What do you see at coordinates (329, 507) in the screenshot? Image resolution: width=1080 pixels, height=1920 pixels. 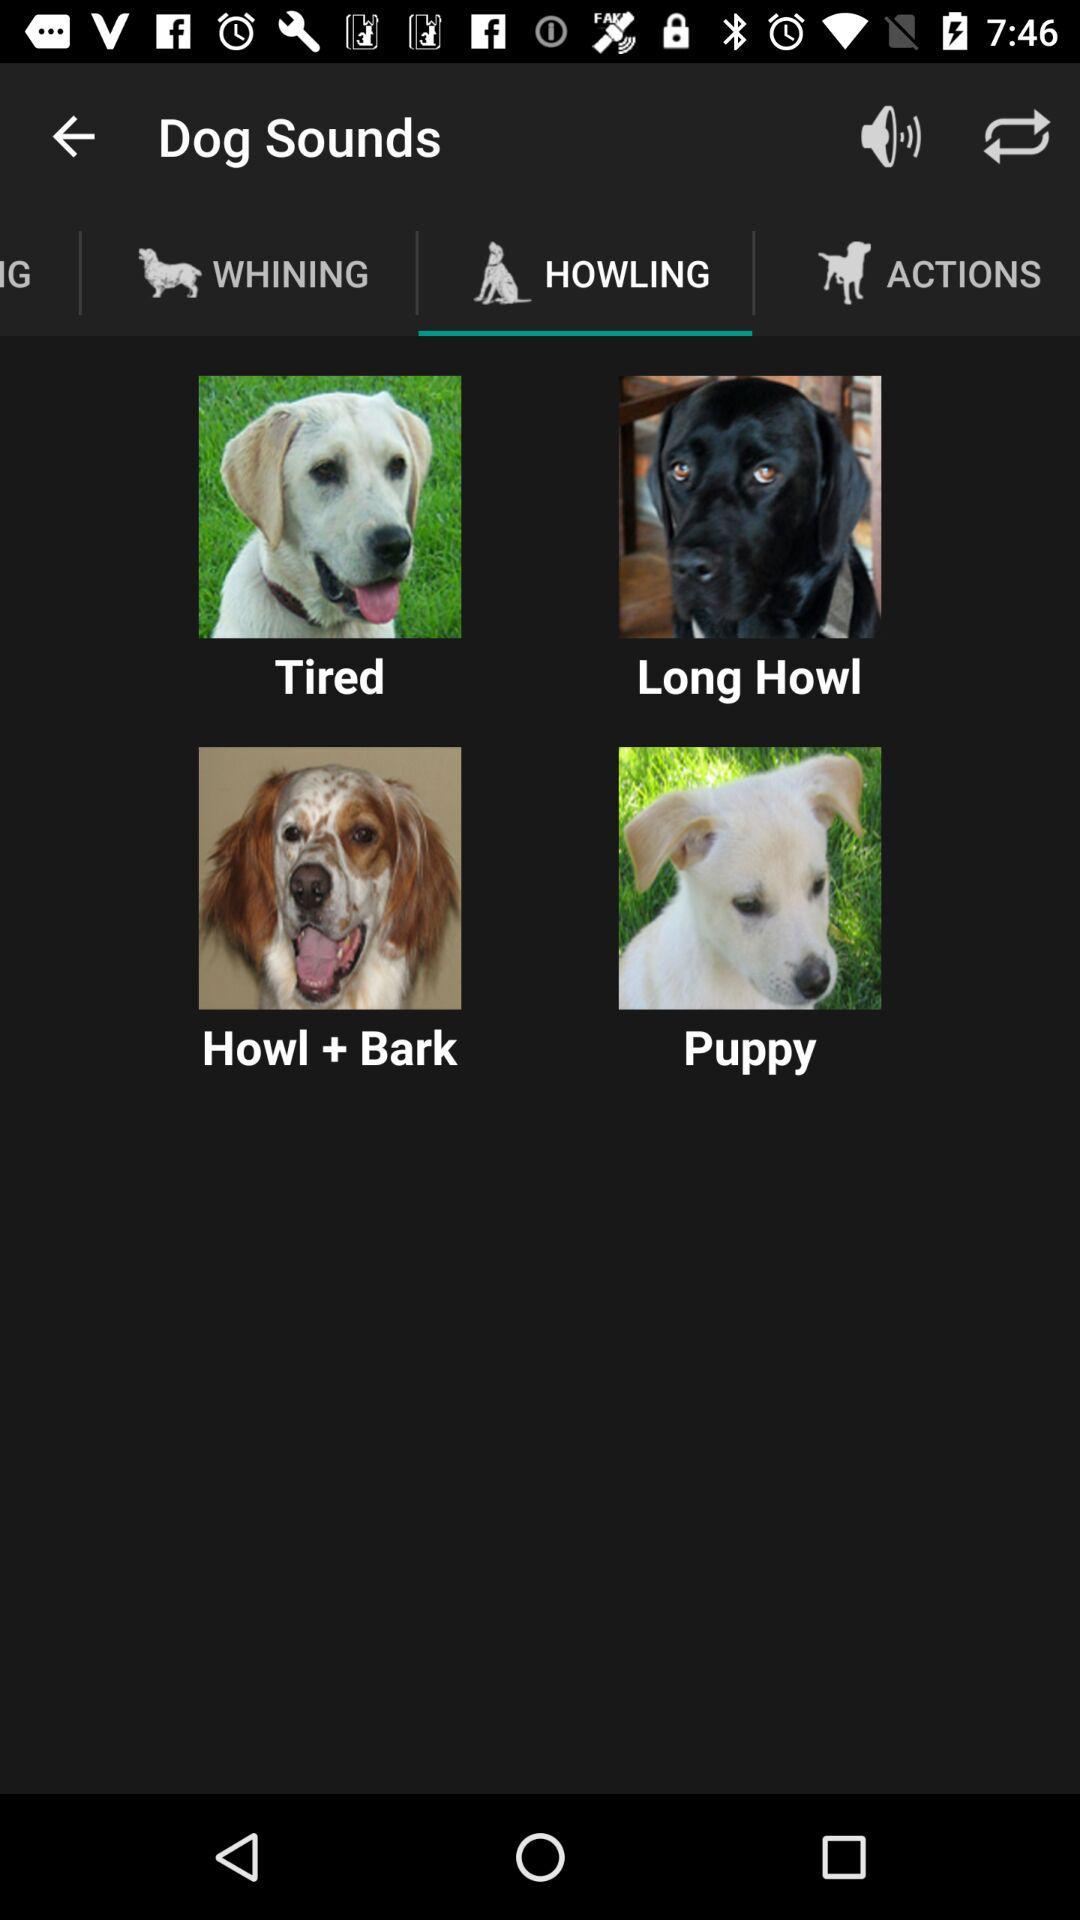 I see `tired dog sound` at bounding box center [329, 507].